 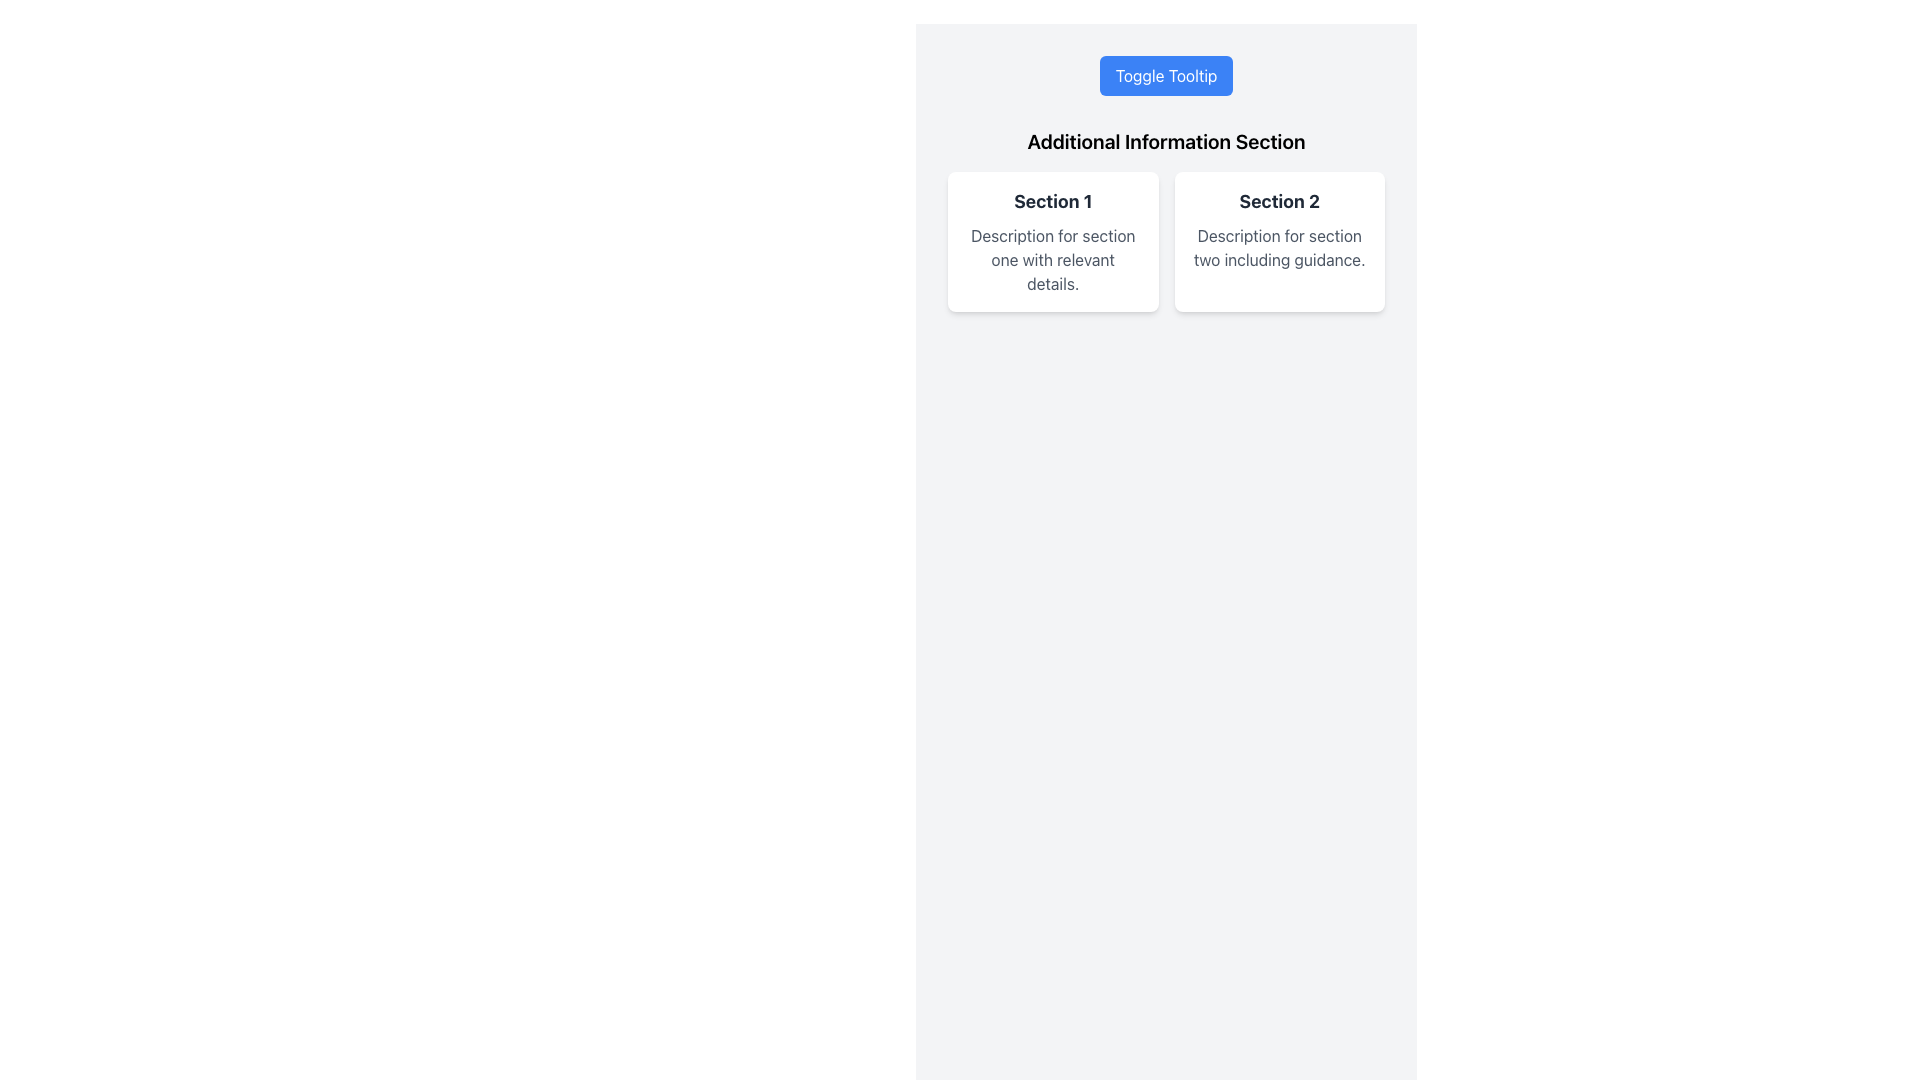 I want to click on the Text label that serves as a section header for the content below it in the card-like section titled 'Additional Information Section', so click(x=1052, y=201).